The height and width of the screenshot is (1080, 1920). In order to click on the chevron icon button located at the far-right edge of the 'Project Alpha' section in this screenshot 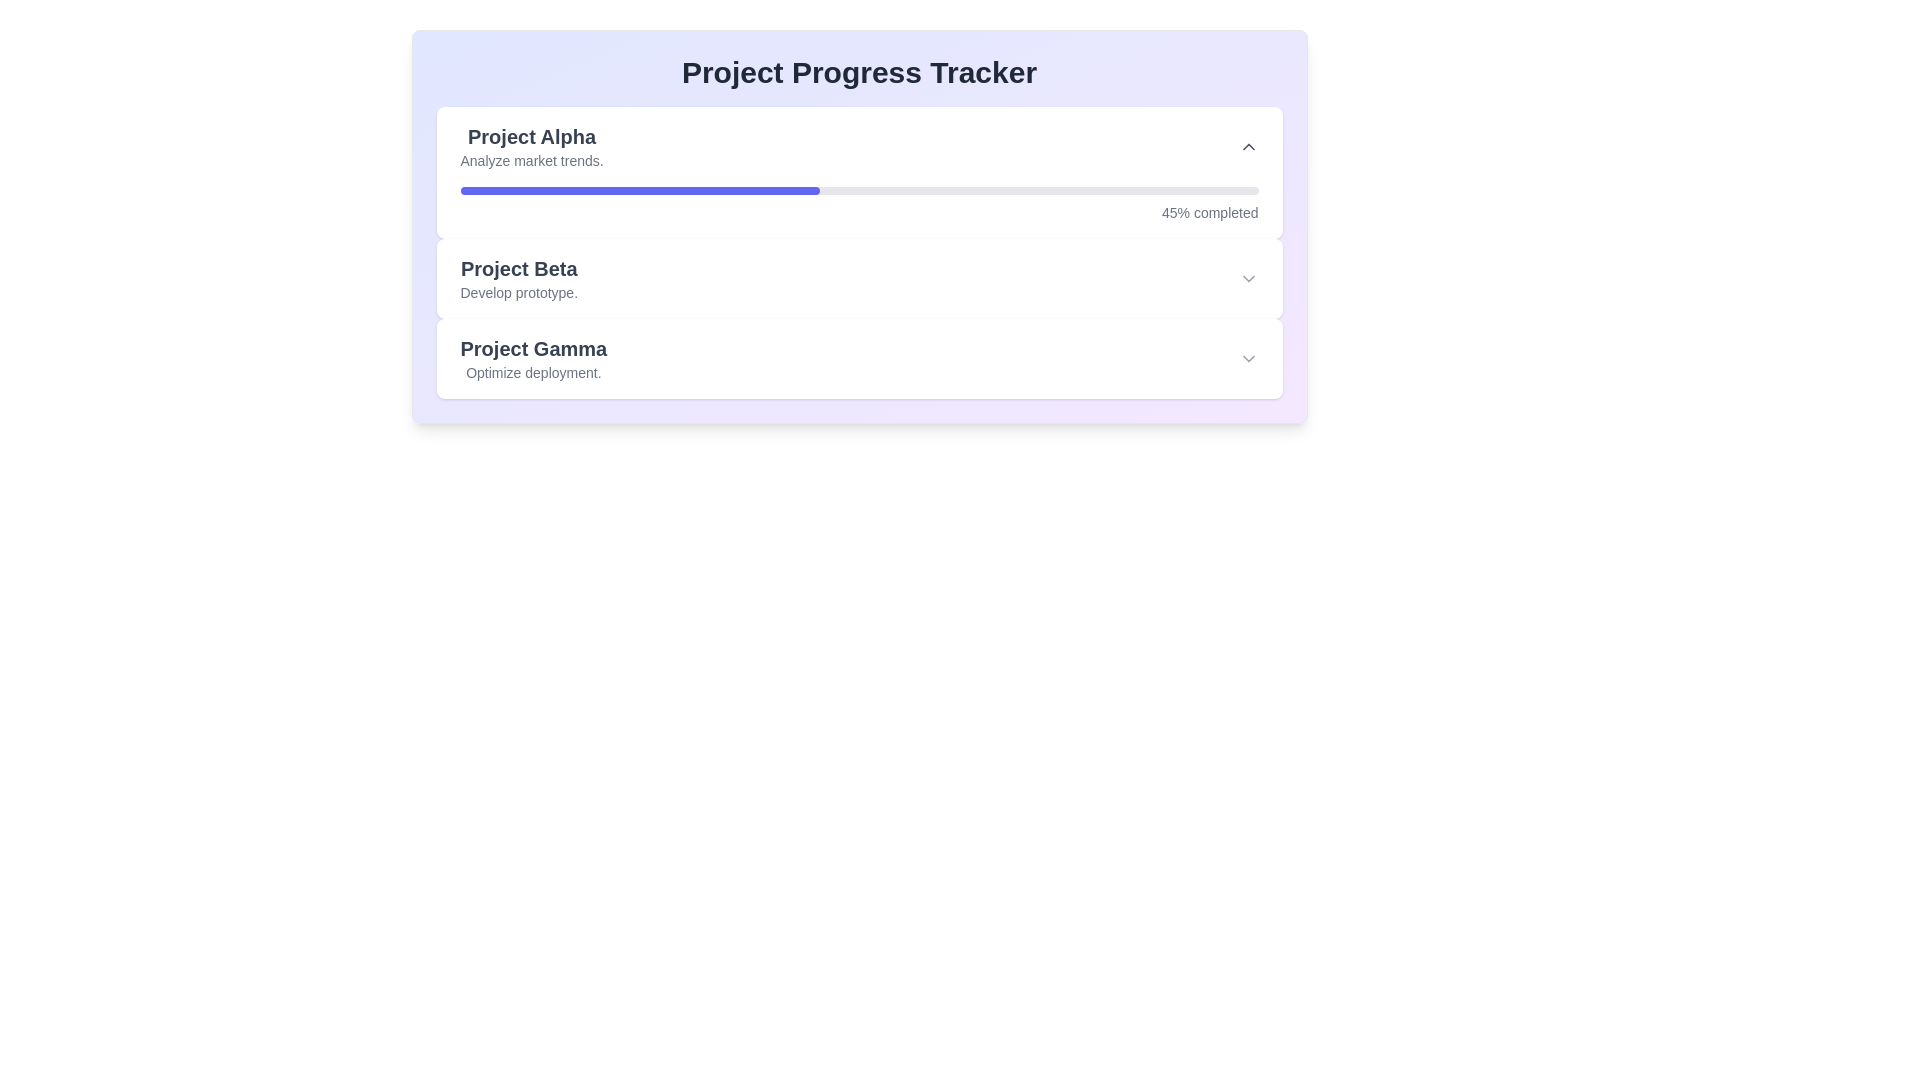, I will do `click(1247, 145)`.